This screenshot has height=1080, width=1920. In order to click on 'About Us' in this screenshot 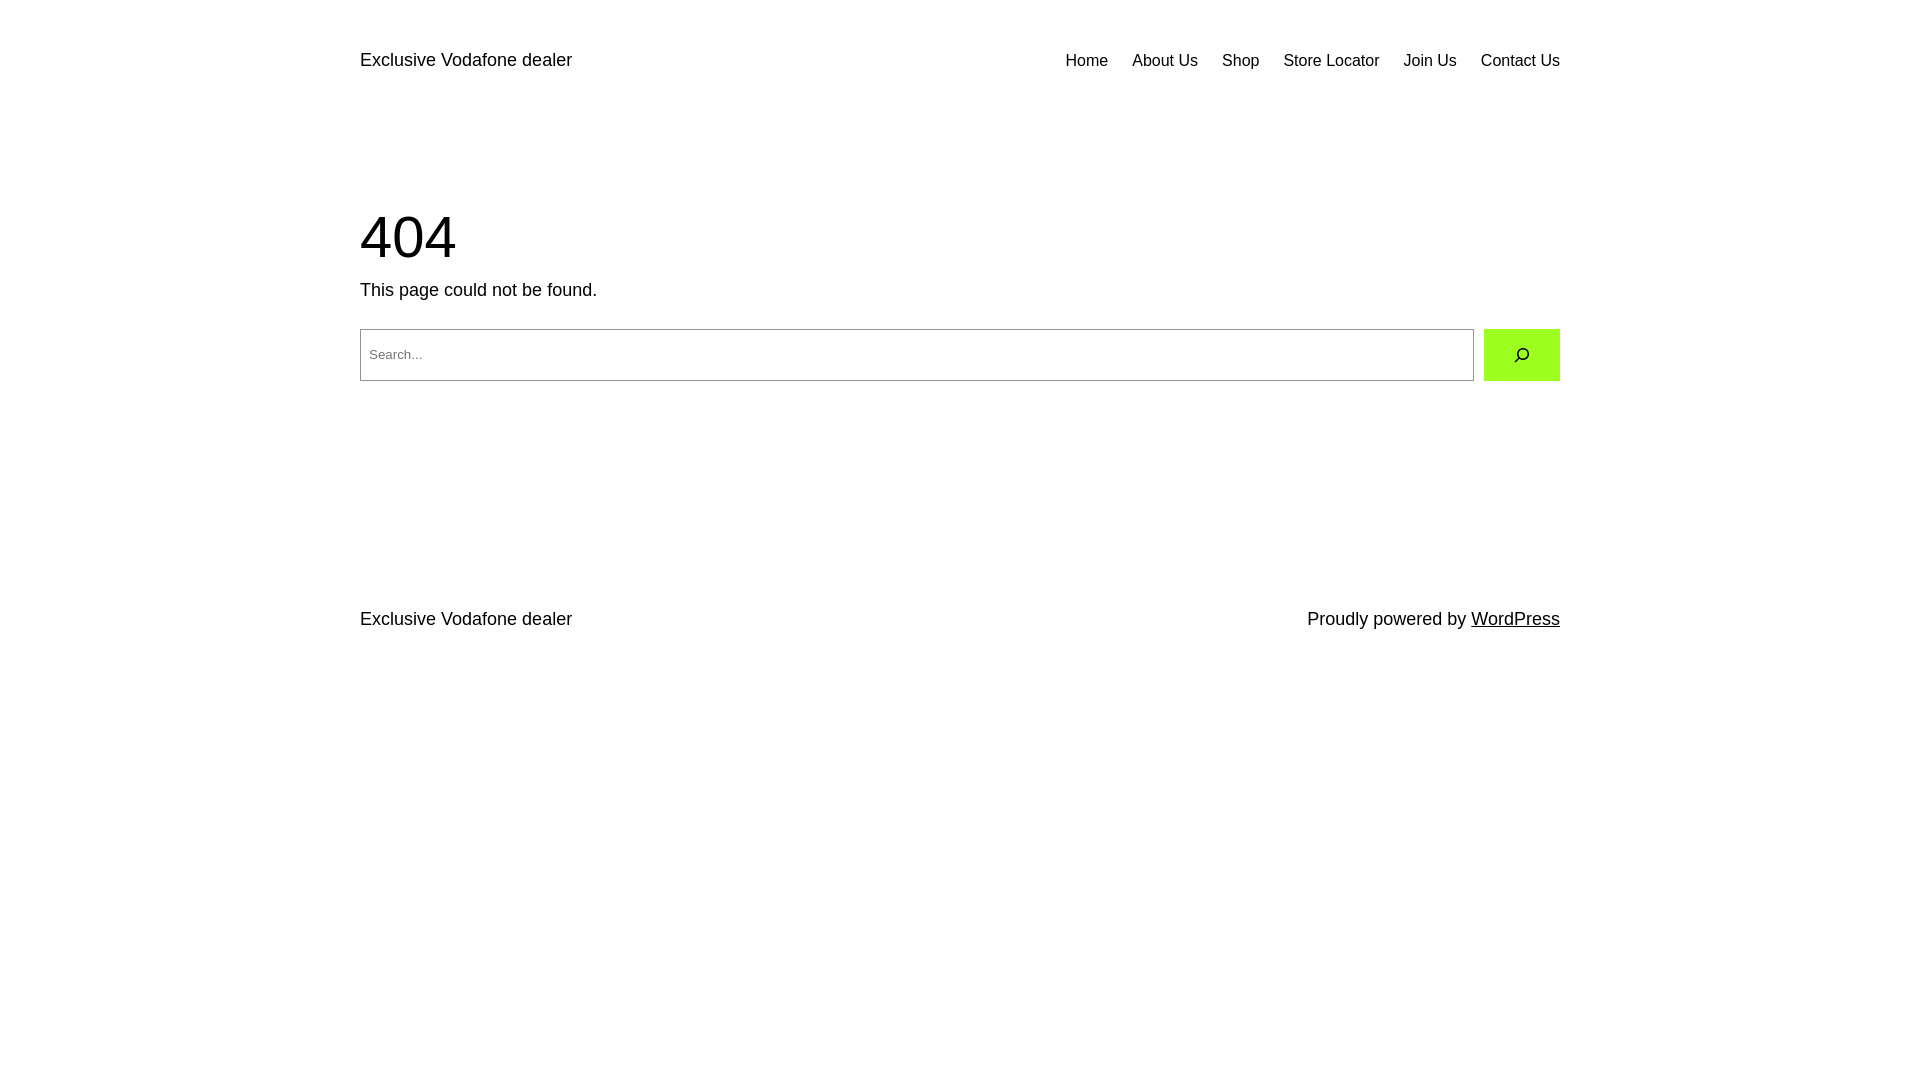, I will do `click(1165, 60)`.